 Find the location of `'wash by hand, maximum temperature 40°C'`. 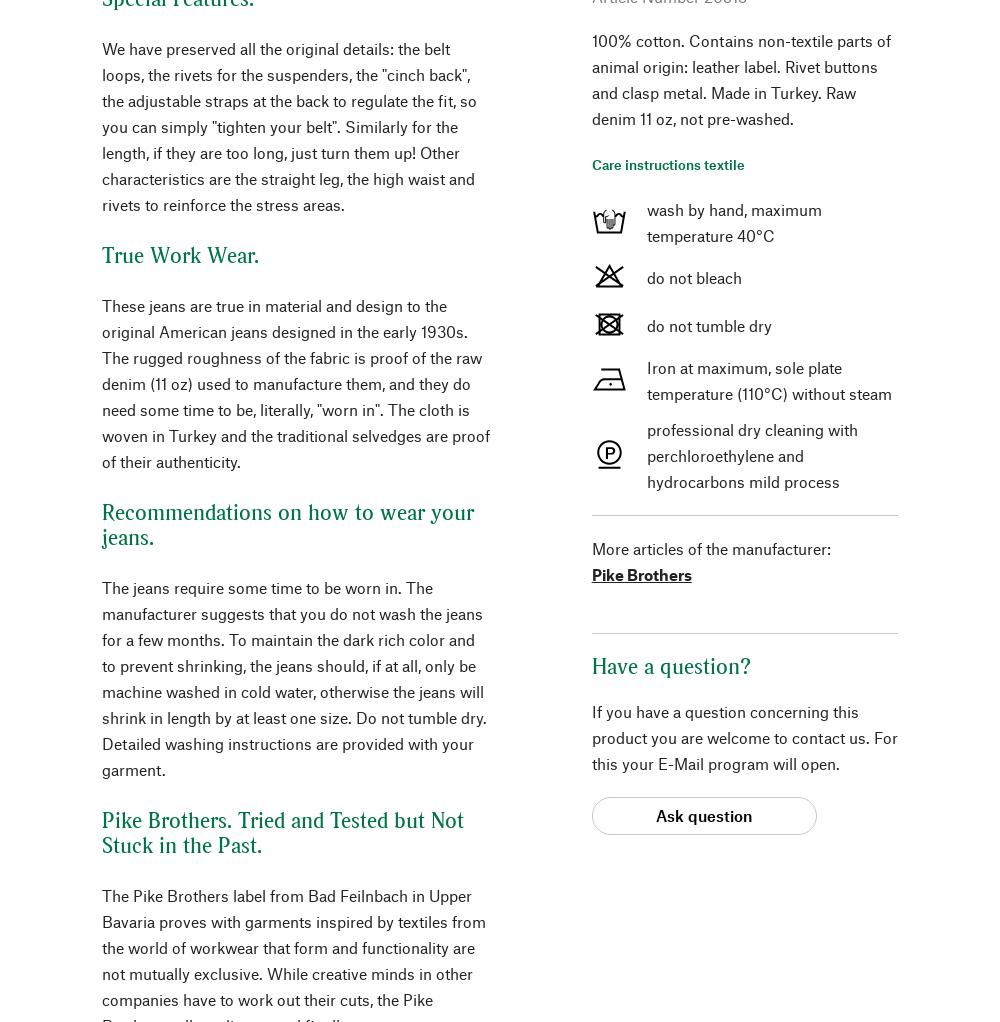

'wash by hand, maximum temperature 40°C' is located at coordinates (646, 220).